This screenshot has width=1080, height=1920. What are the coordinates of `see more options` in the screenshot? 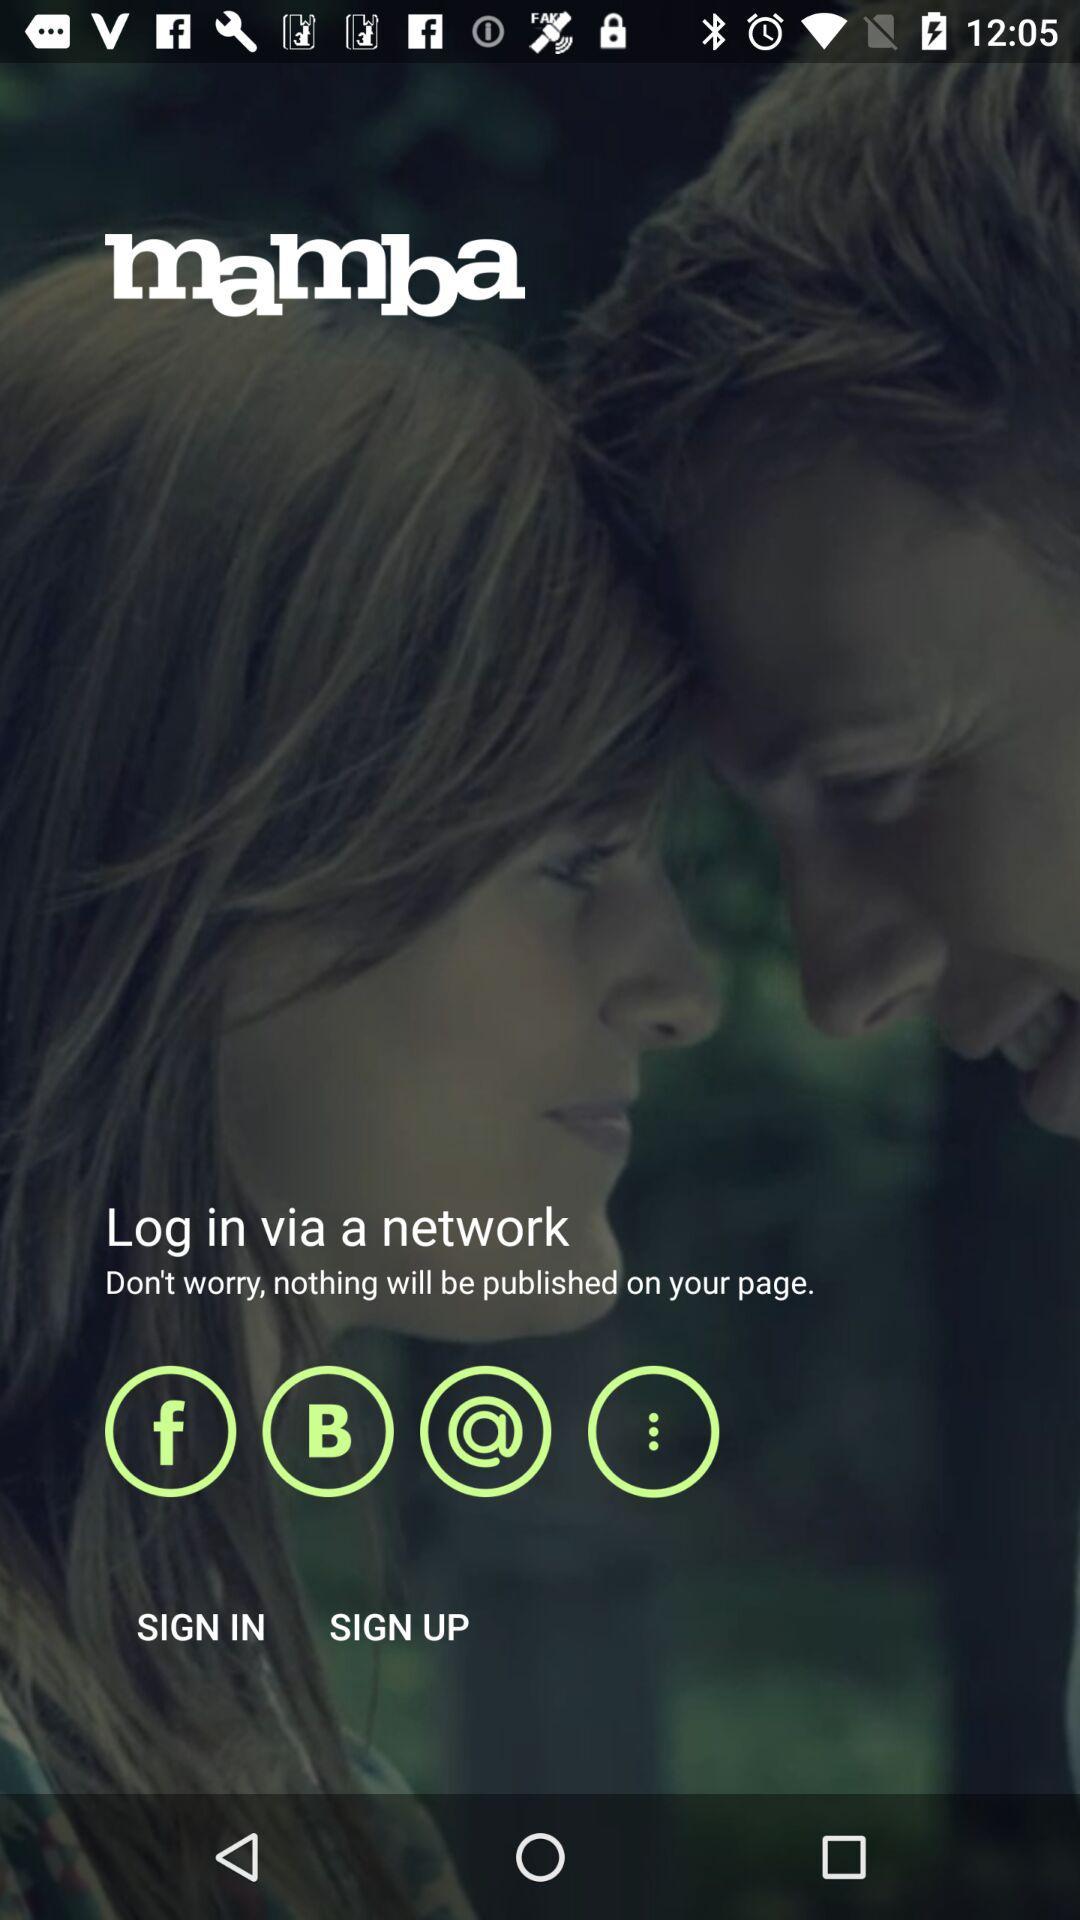 It's located at (653, 1431).